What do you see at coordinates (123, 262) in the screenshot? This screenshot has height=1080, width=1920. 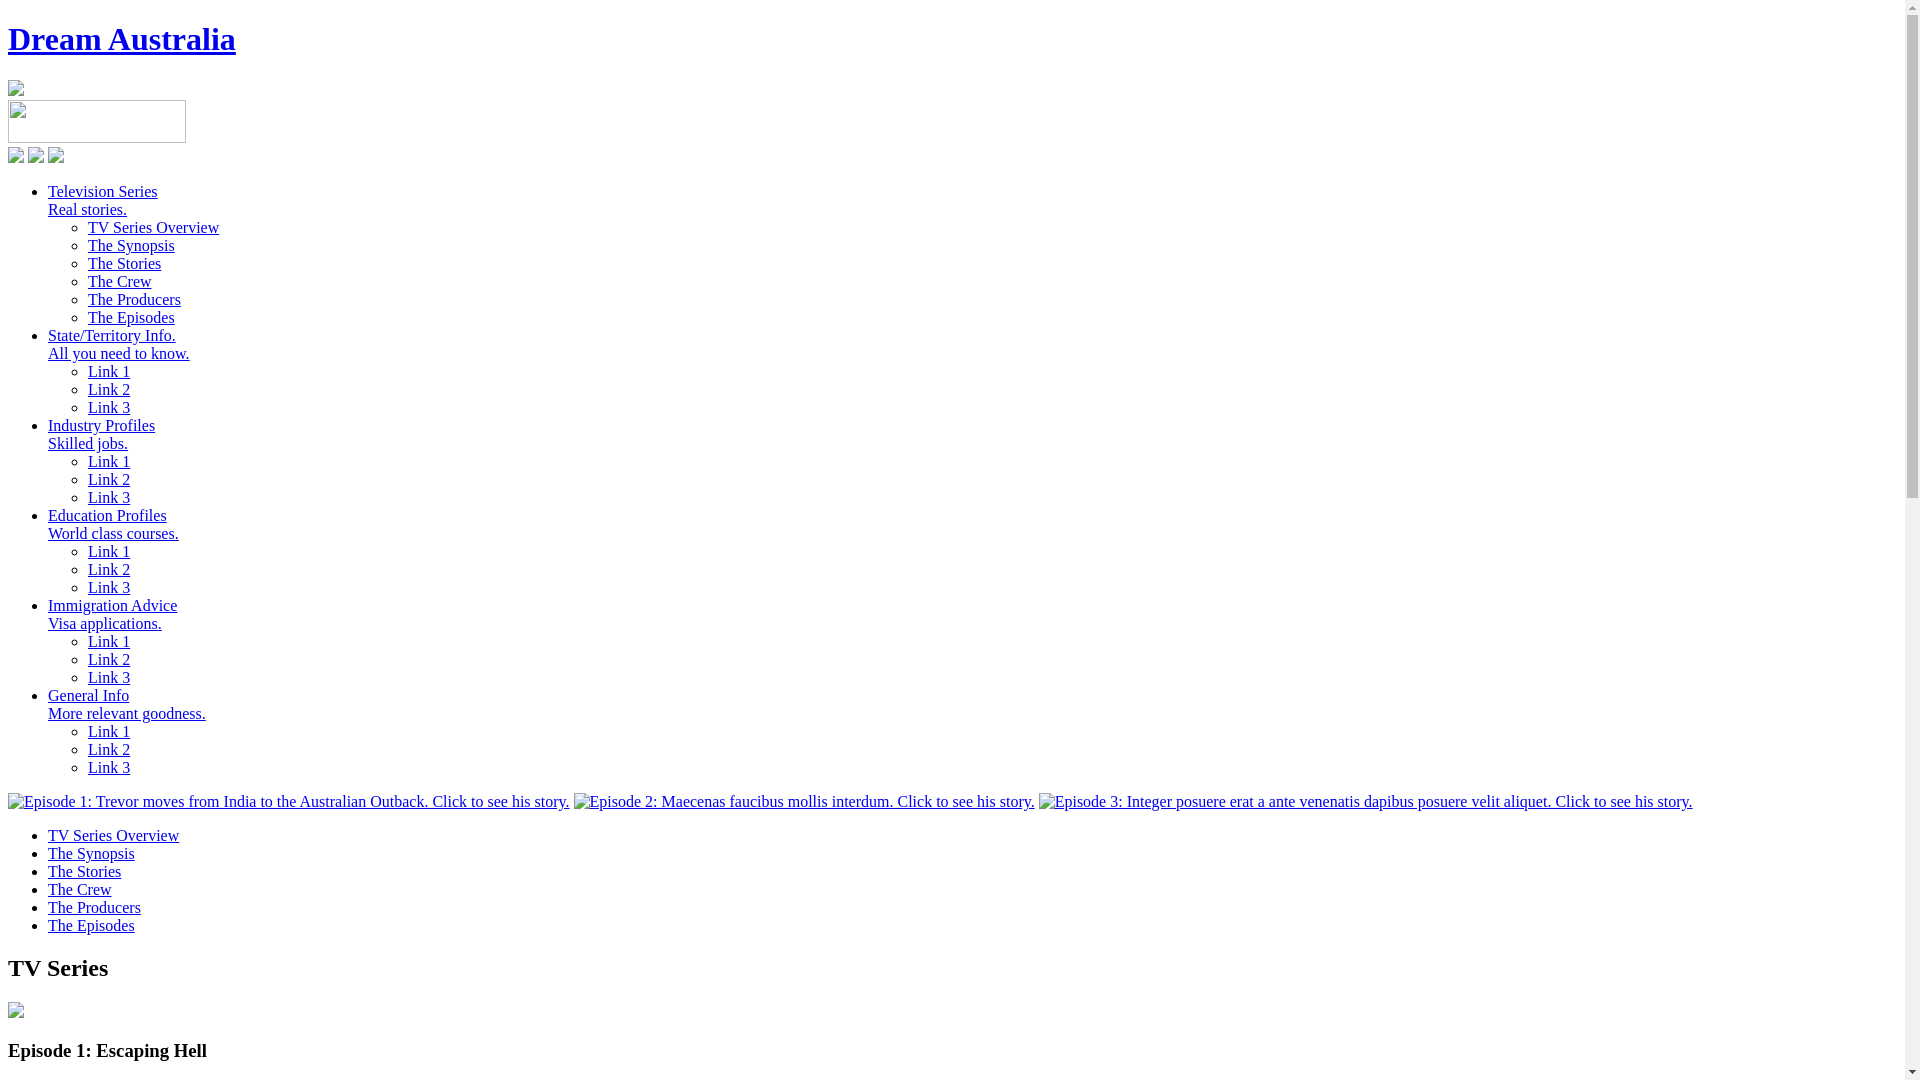 I see `'The Stories'` at bounding box center [123, 262].